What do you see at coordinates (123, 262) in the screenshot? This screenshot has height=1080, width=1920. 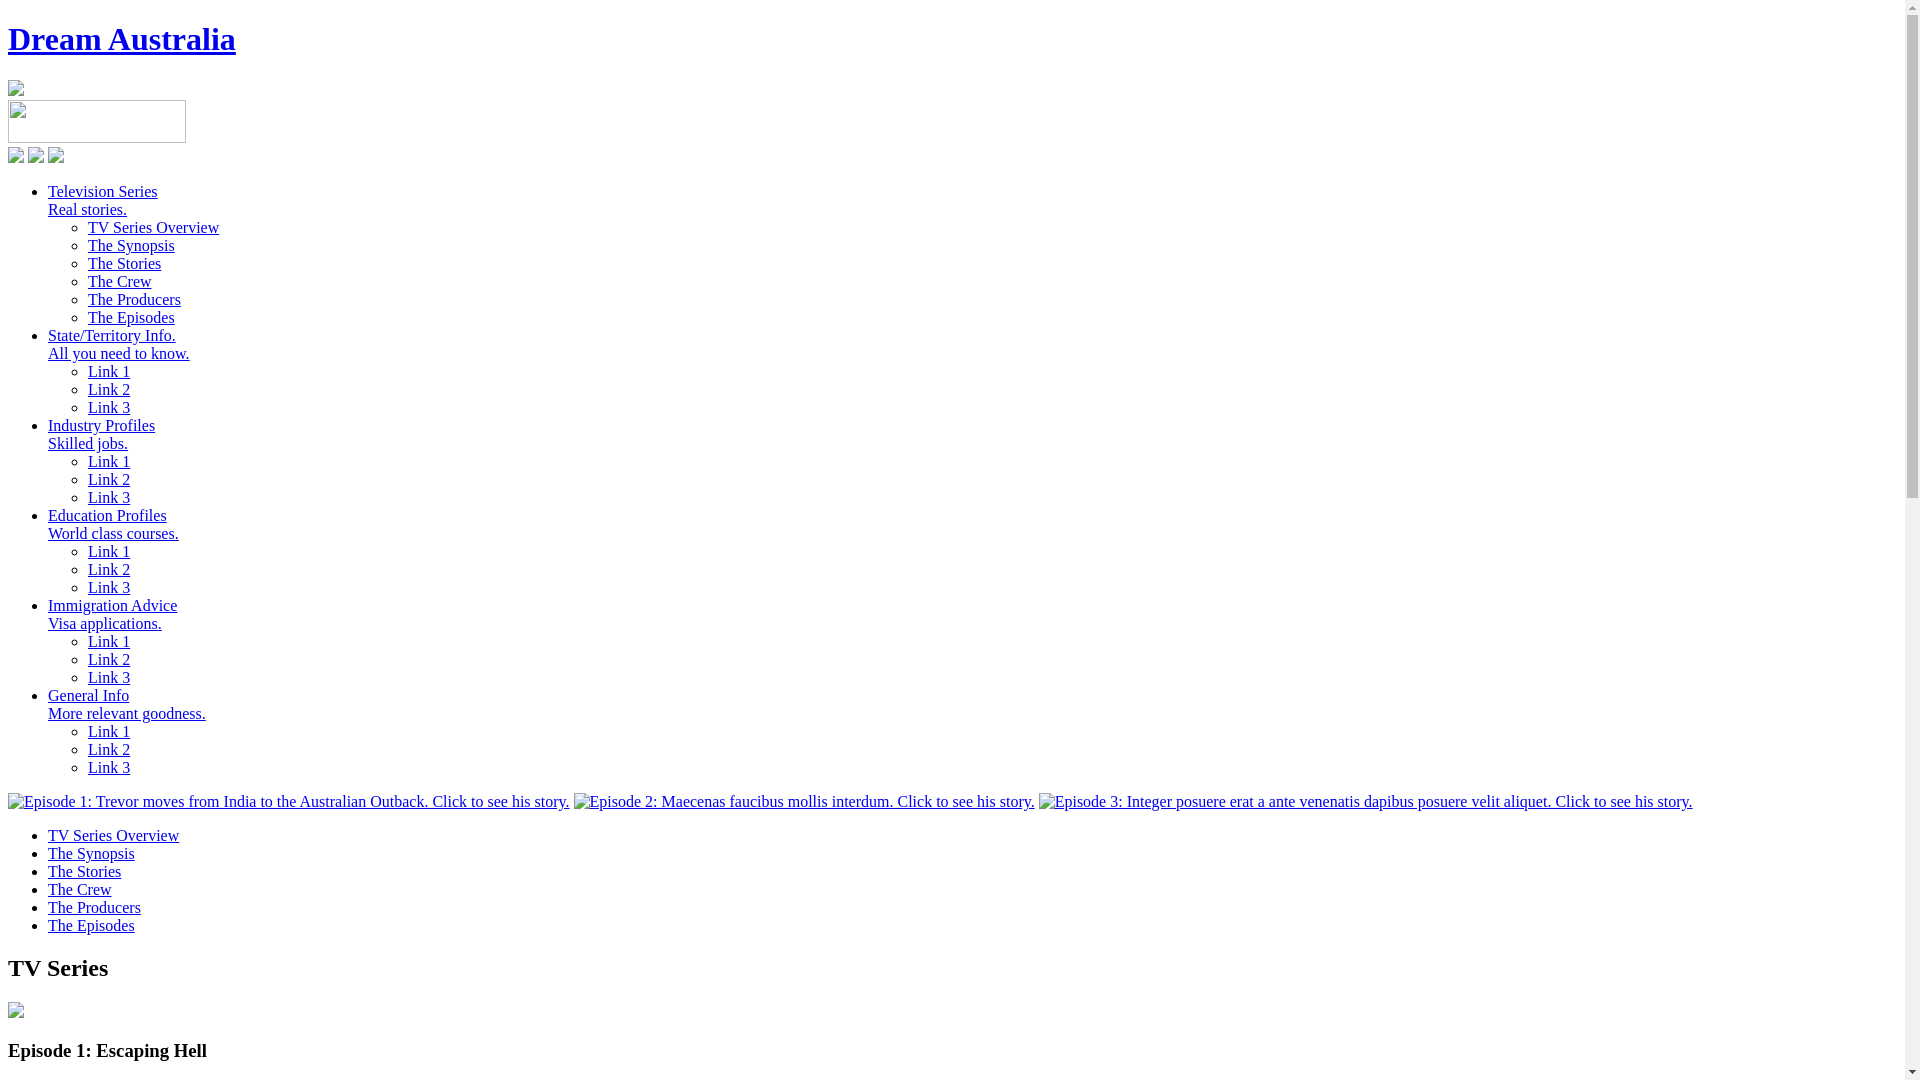 I see `'The Stories'` at bounding box center [123, 262].